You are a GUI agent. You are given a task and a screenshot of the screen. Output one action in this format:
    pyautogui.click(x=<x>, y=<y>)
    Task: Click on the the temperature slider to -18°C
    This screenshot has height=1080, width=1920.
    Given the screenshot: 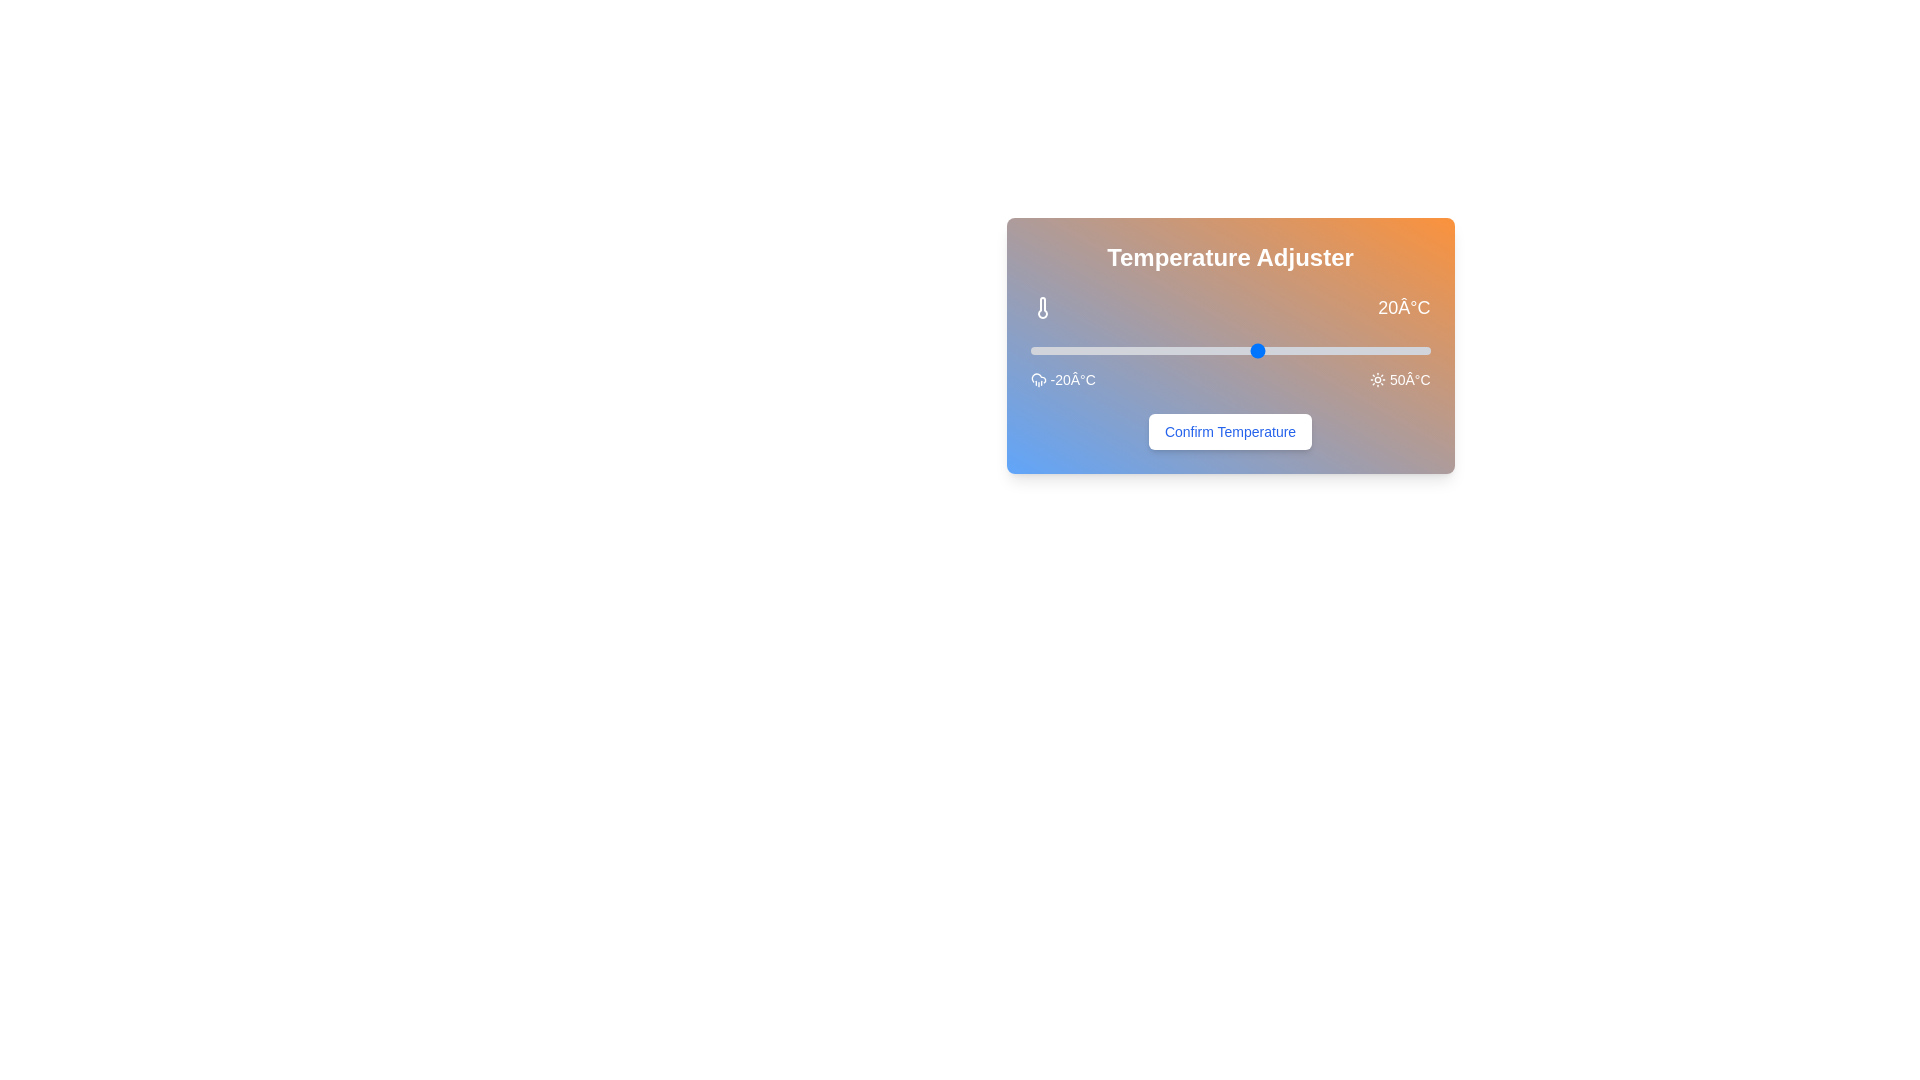 What is the action you would take?
    pyautogui.click(x=1040, y=350)
    